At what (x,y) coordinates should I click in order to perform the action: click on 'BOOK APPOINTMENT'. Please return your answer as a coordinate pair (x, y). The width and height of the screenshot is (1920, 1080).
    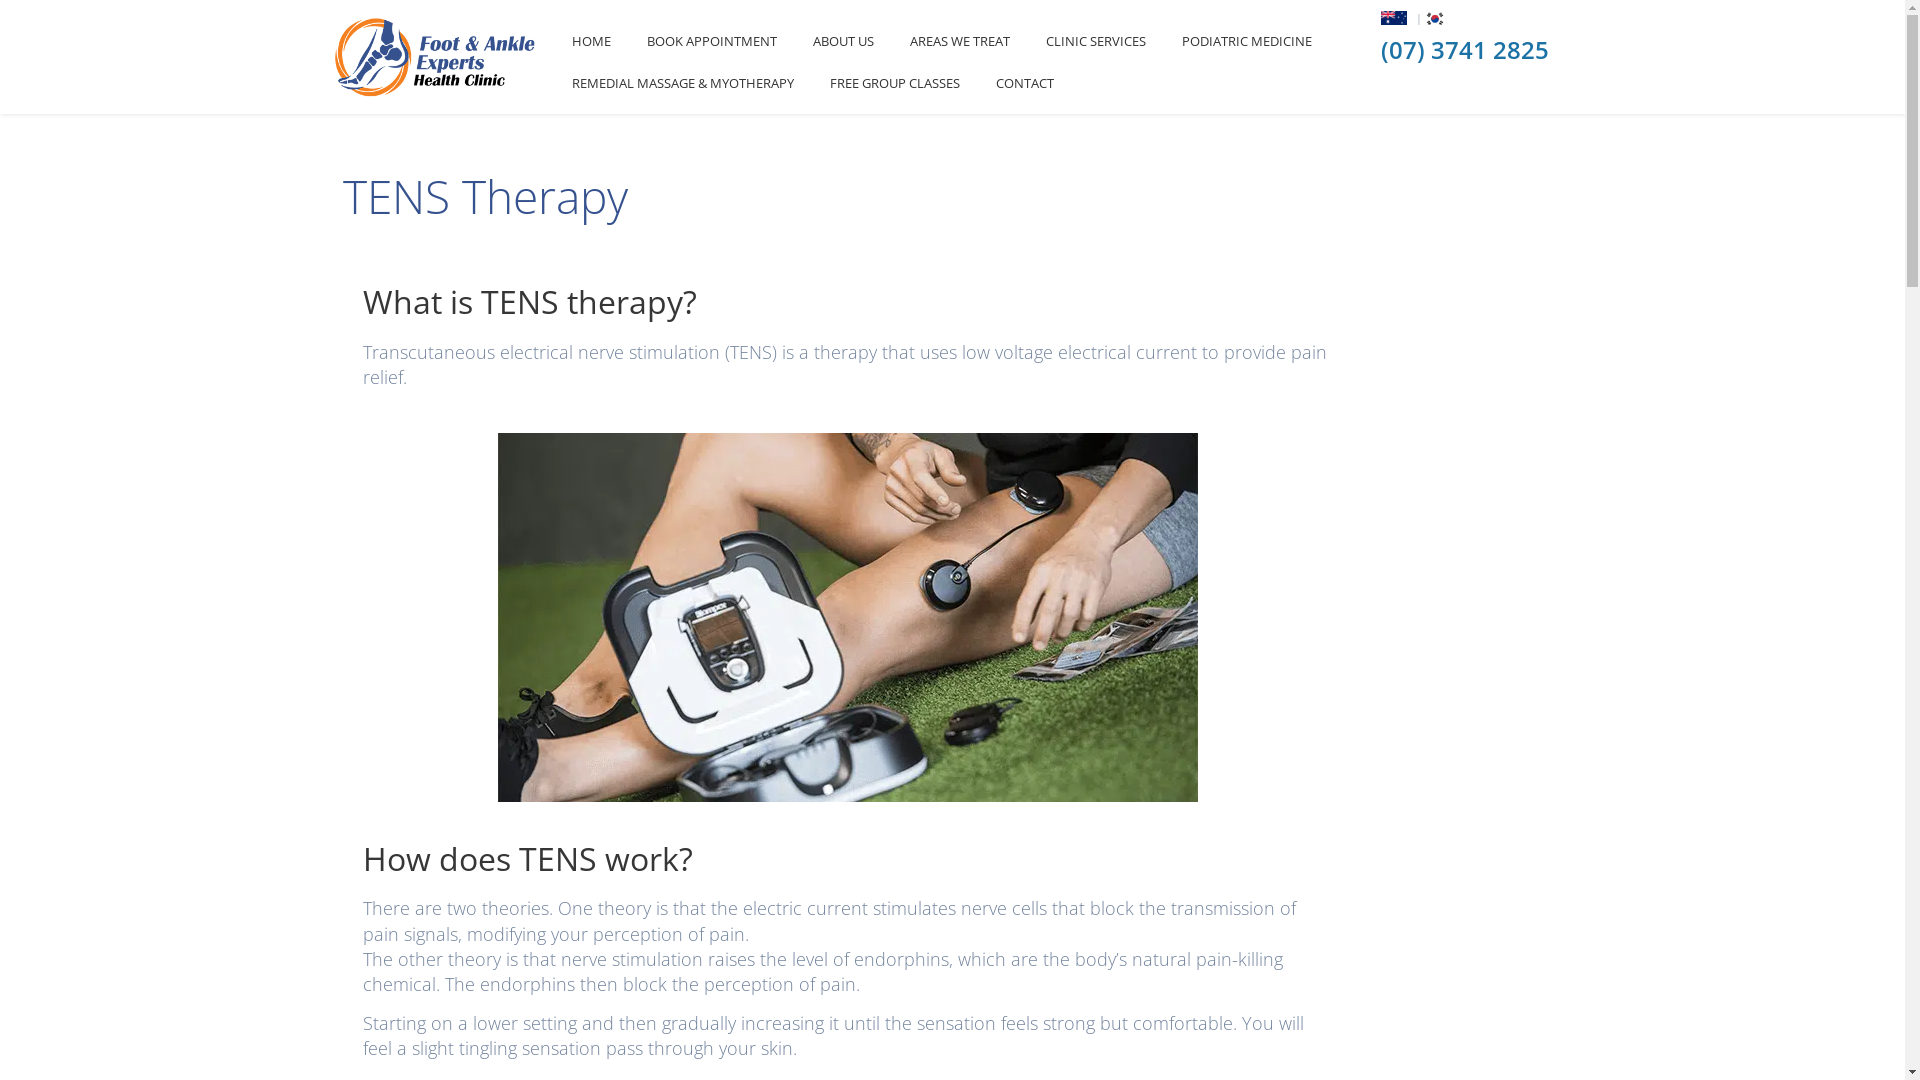
    Looking at the image, I should click on (711, 41).